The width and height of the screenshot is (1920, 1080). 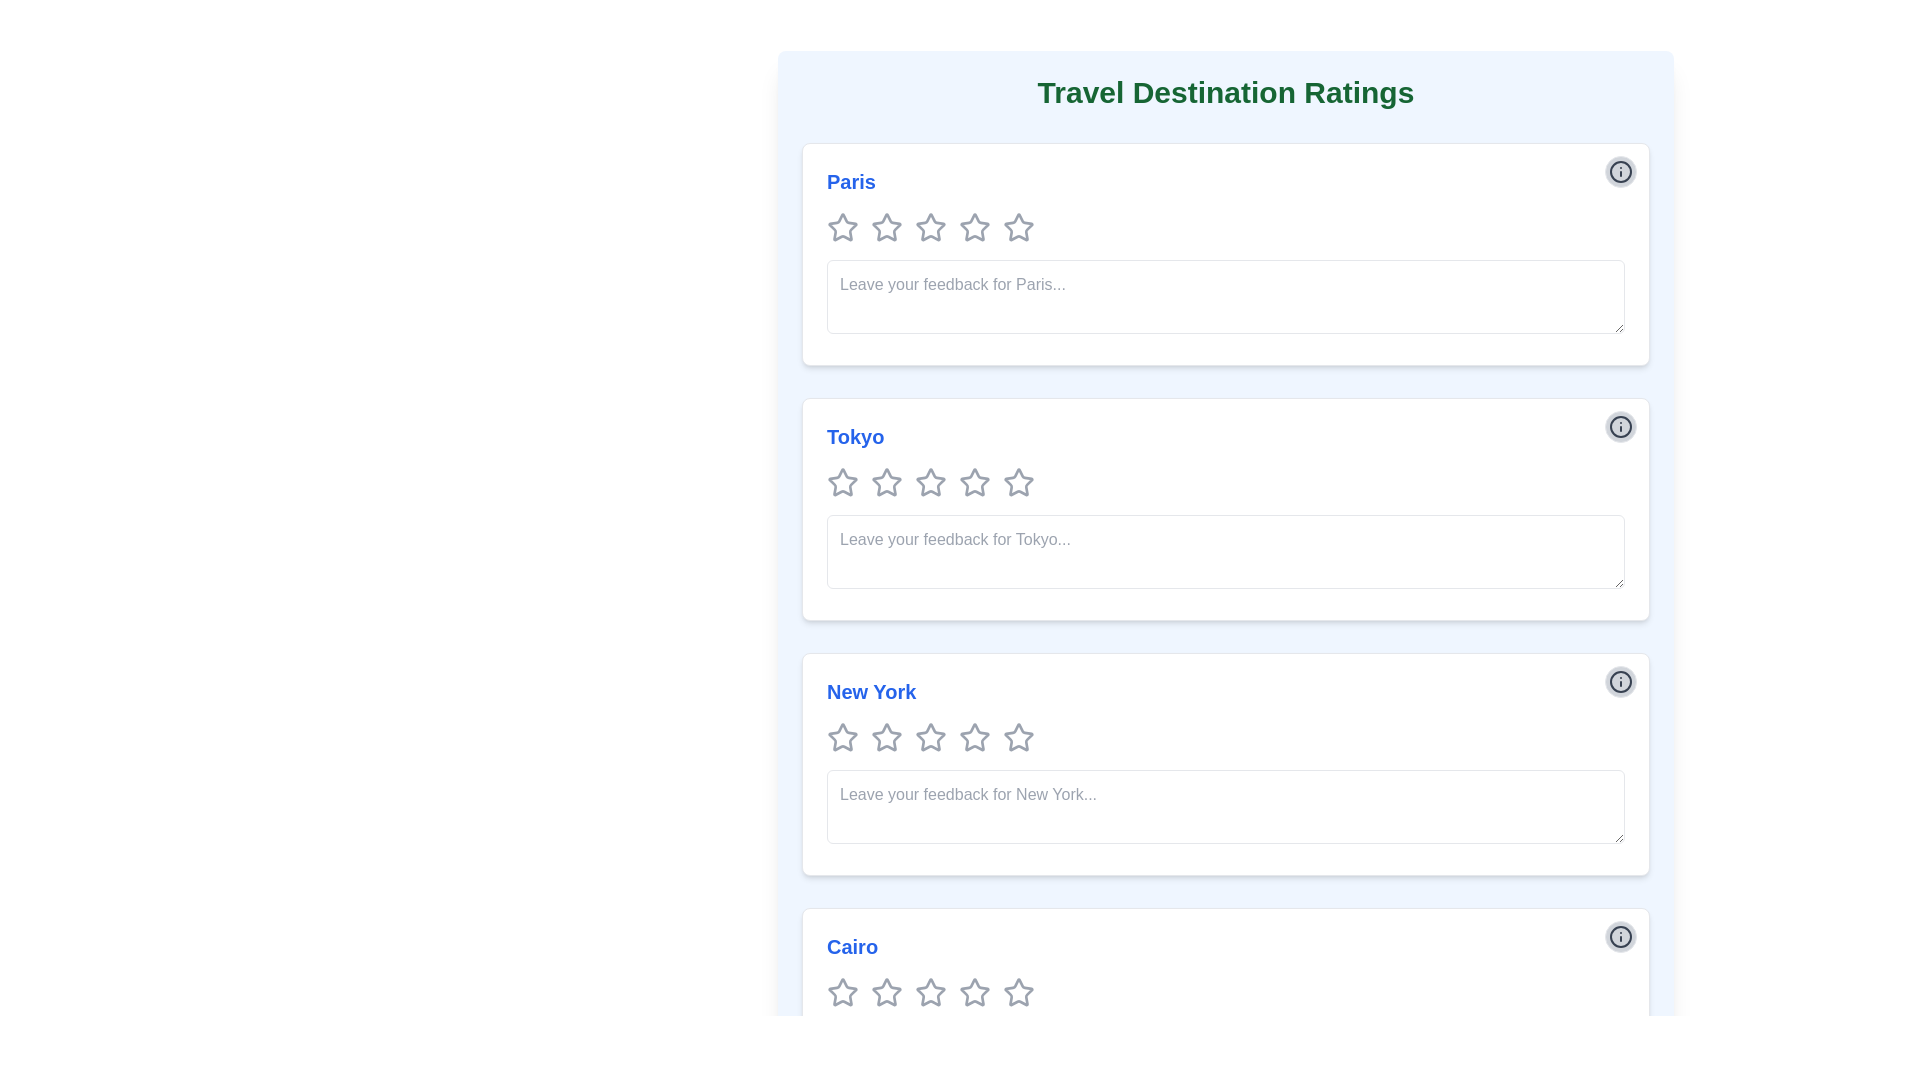 What do you see at coordinates (886, 992) in the screenshot?
I see `the first rating star in the 'Cairo' feedback section to provide a rating of 1 star` at bounding box center [886, 992].